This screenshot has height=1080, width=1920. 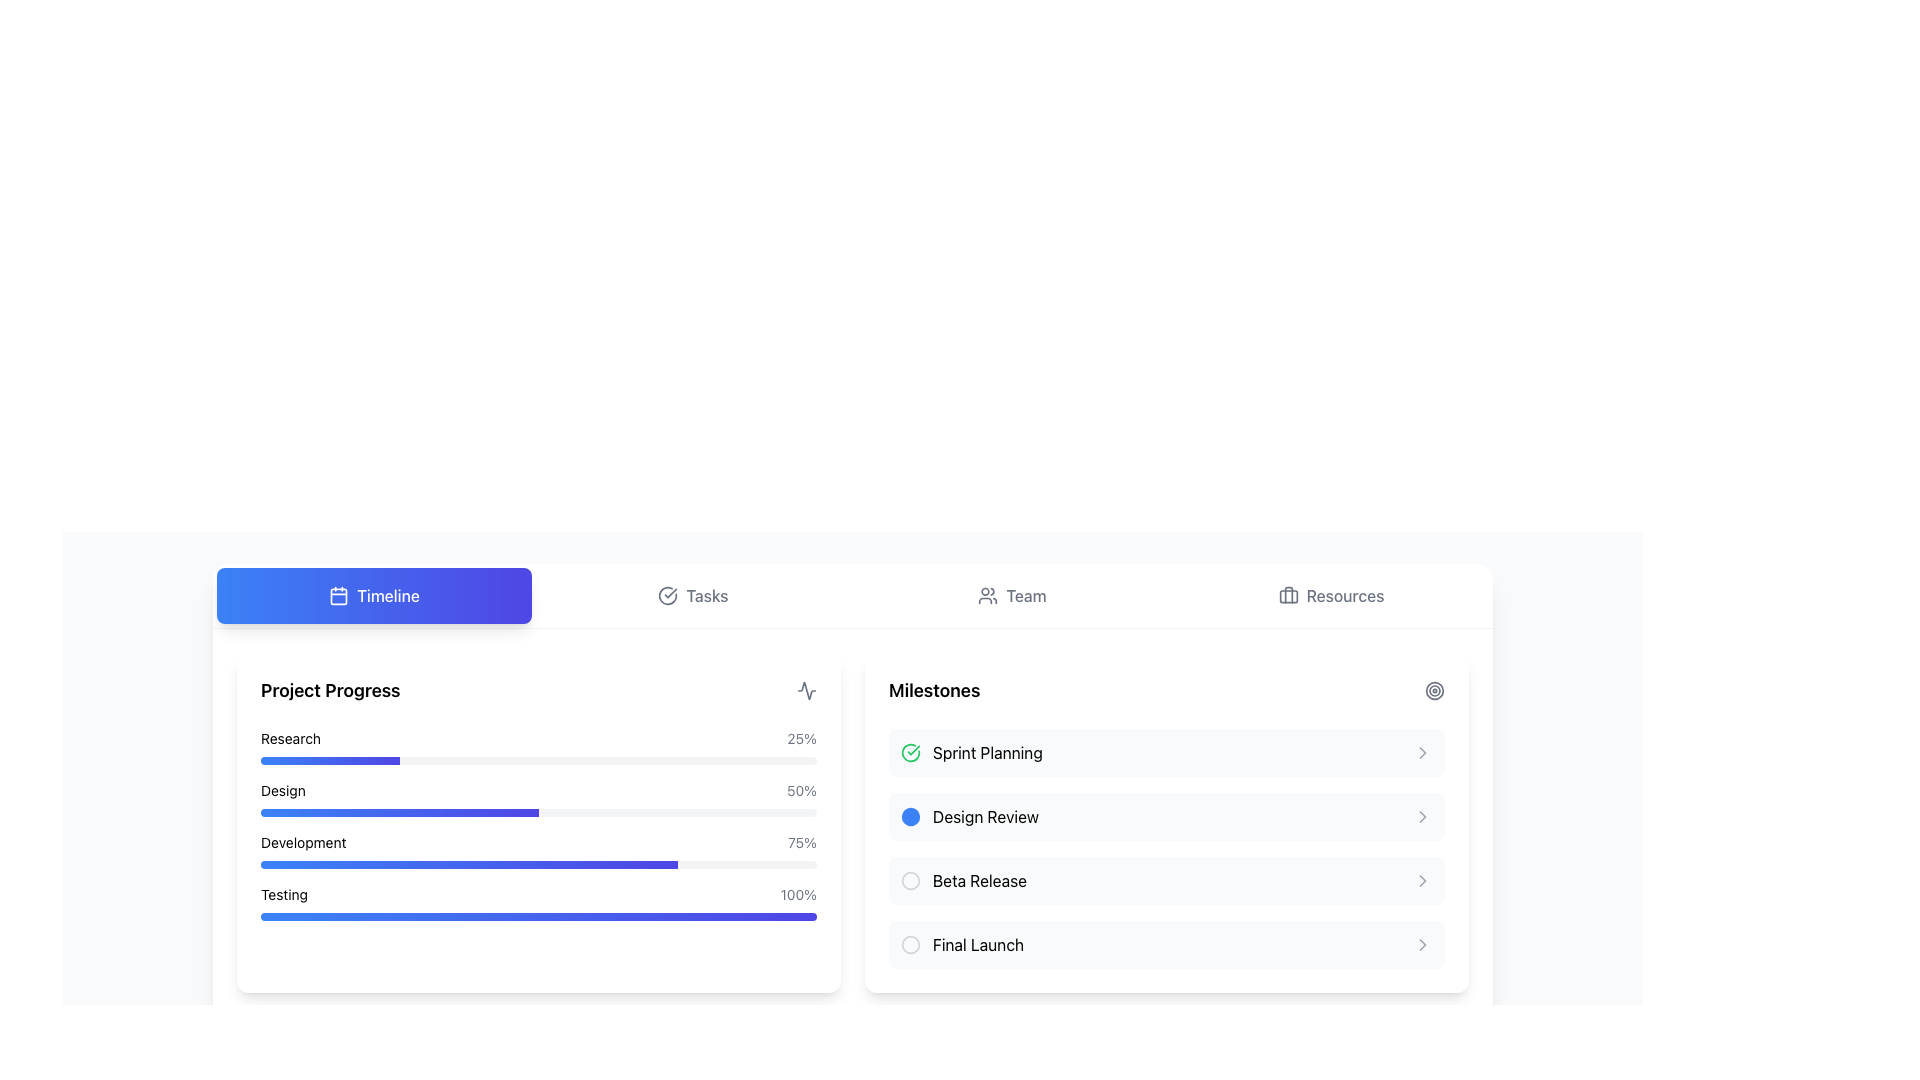 I want to click on the progress visually on the horizontal progress bar with rounded ends, indicating 25% completion, located in the 'Project Progress' section of the dashboard beneath the 'Timeline' tab, so click(x=538, y=760).